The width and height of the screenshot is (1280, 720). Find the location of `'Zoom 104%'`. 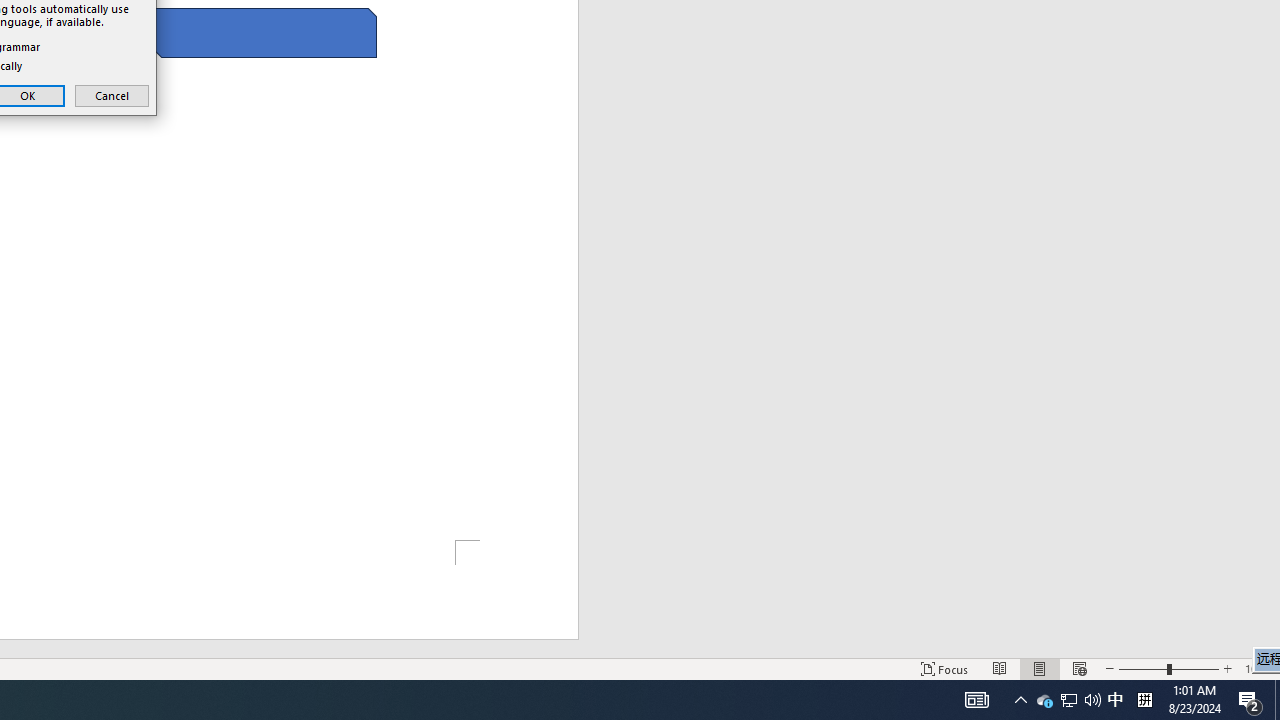

'Zoom 104%' is located at coordinates (1257, 669).